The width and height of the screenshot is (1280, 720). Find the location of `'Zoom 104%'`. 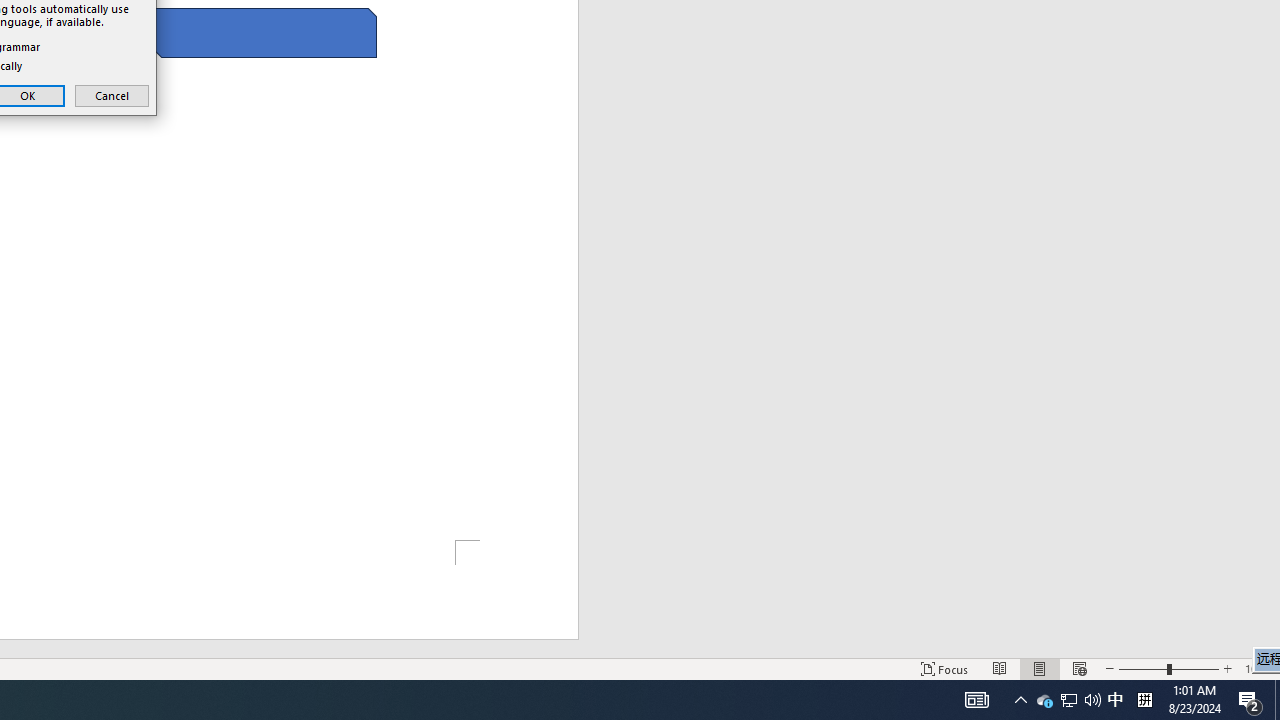

'Zoom 104%' is located at coordinates (1257, 669).